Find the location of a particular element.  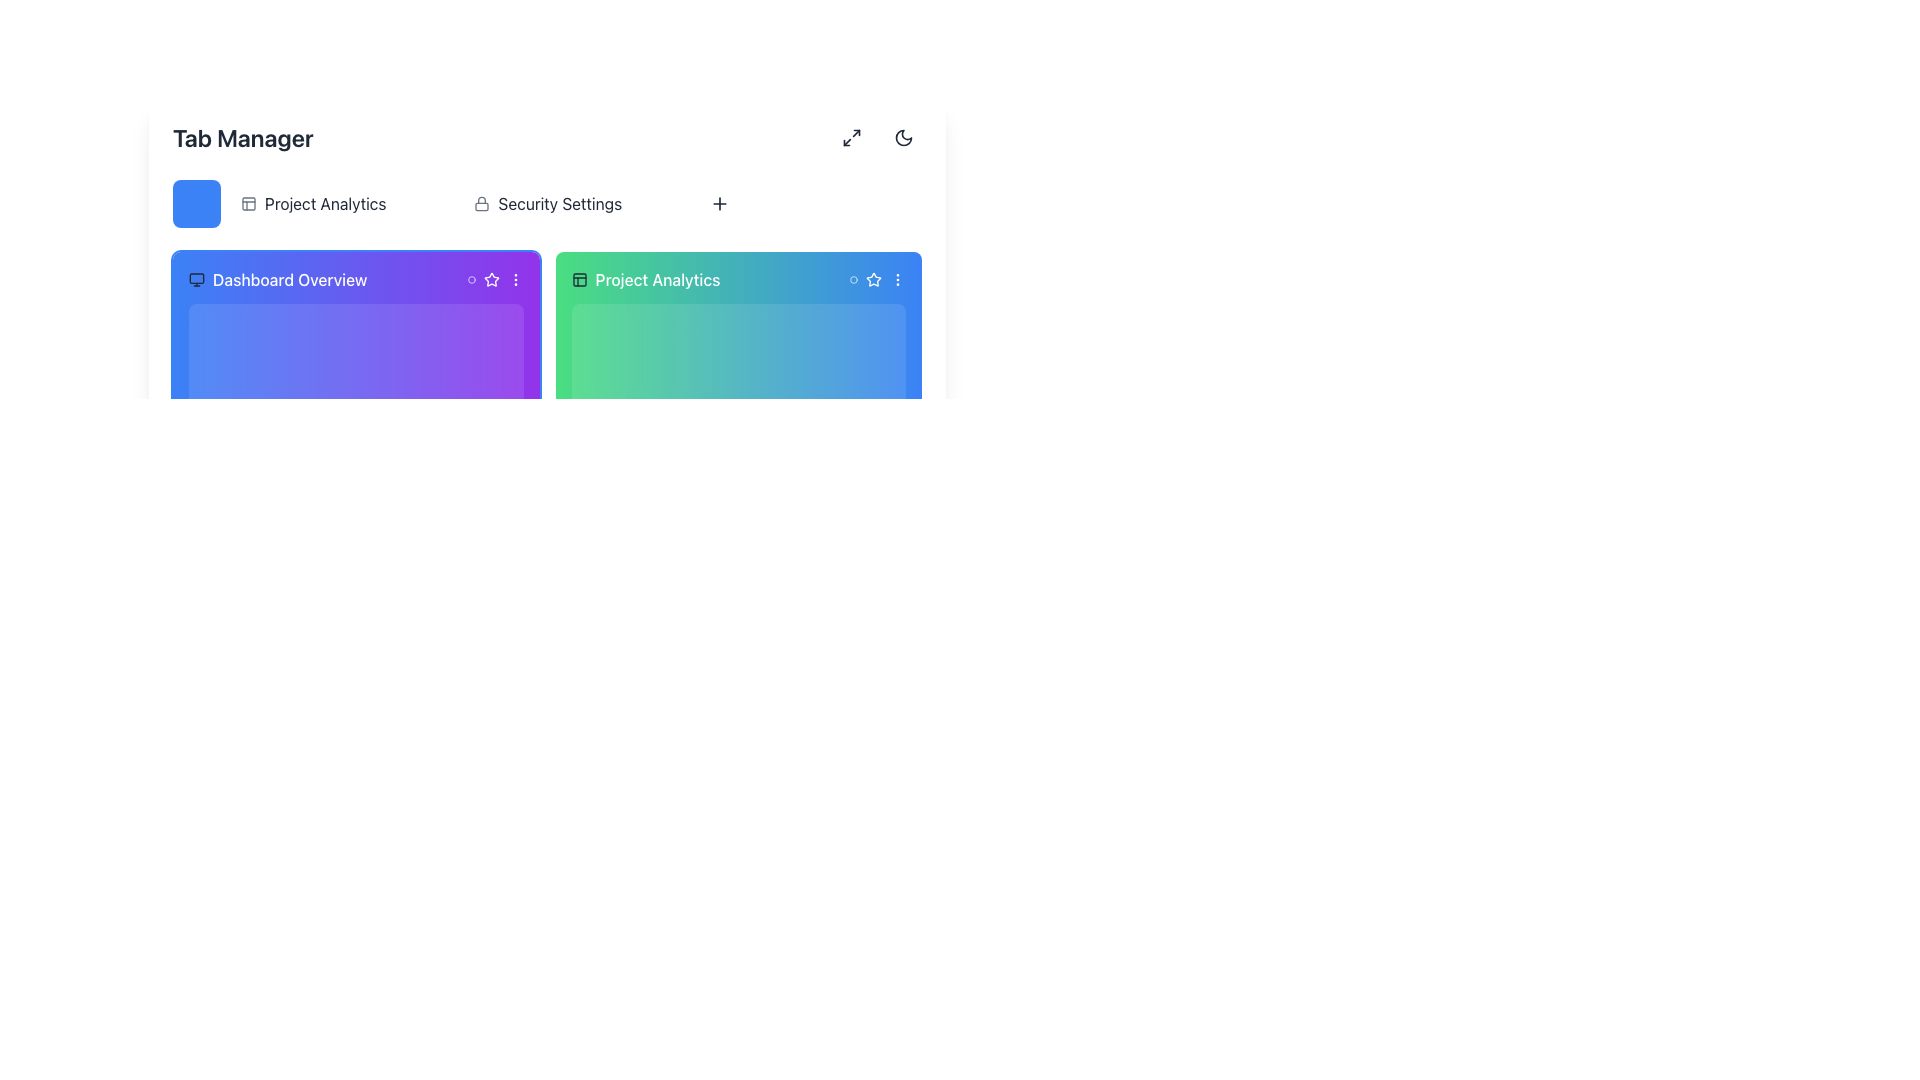

the prominent 'Tab Manager' text label, which serves as the header for the section is located at coordinates (242, 137).